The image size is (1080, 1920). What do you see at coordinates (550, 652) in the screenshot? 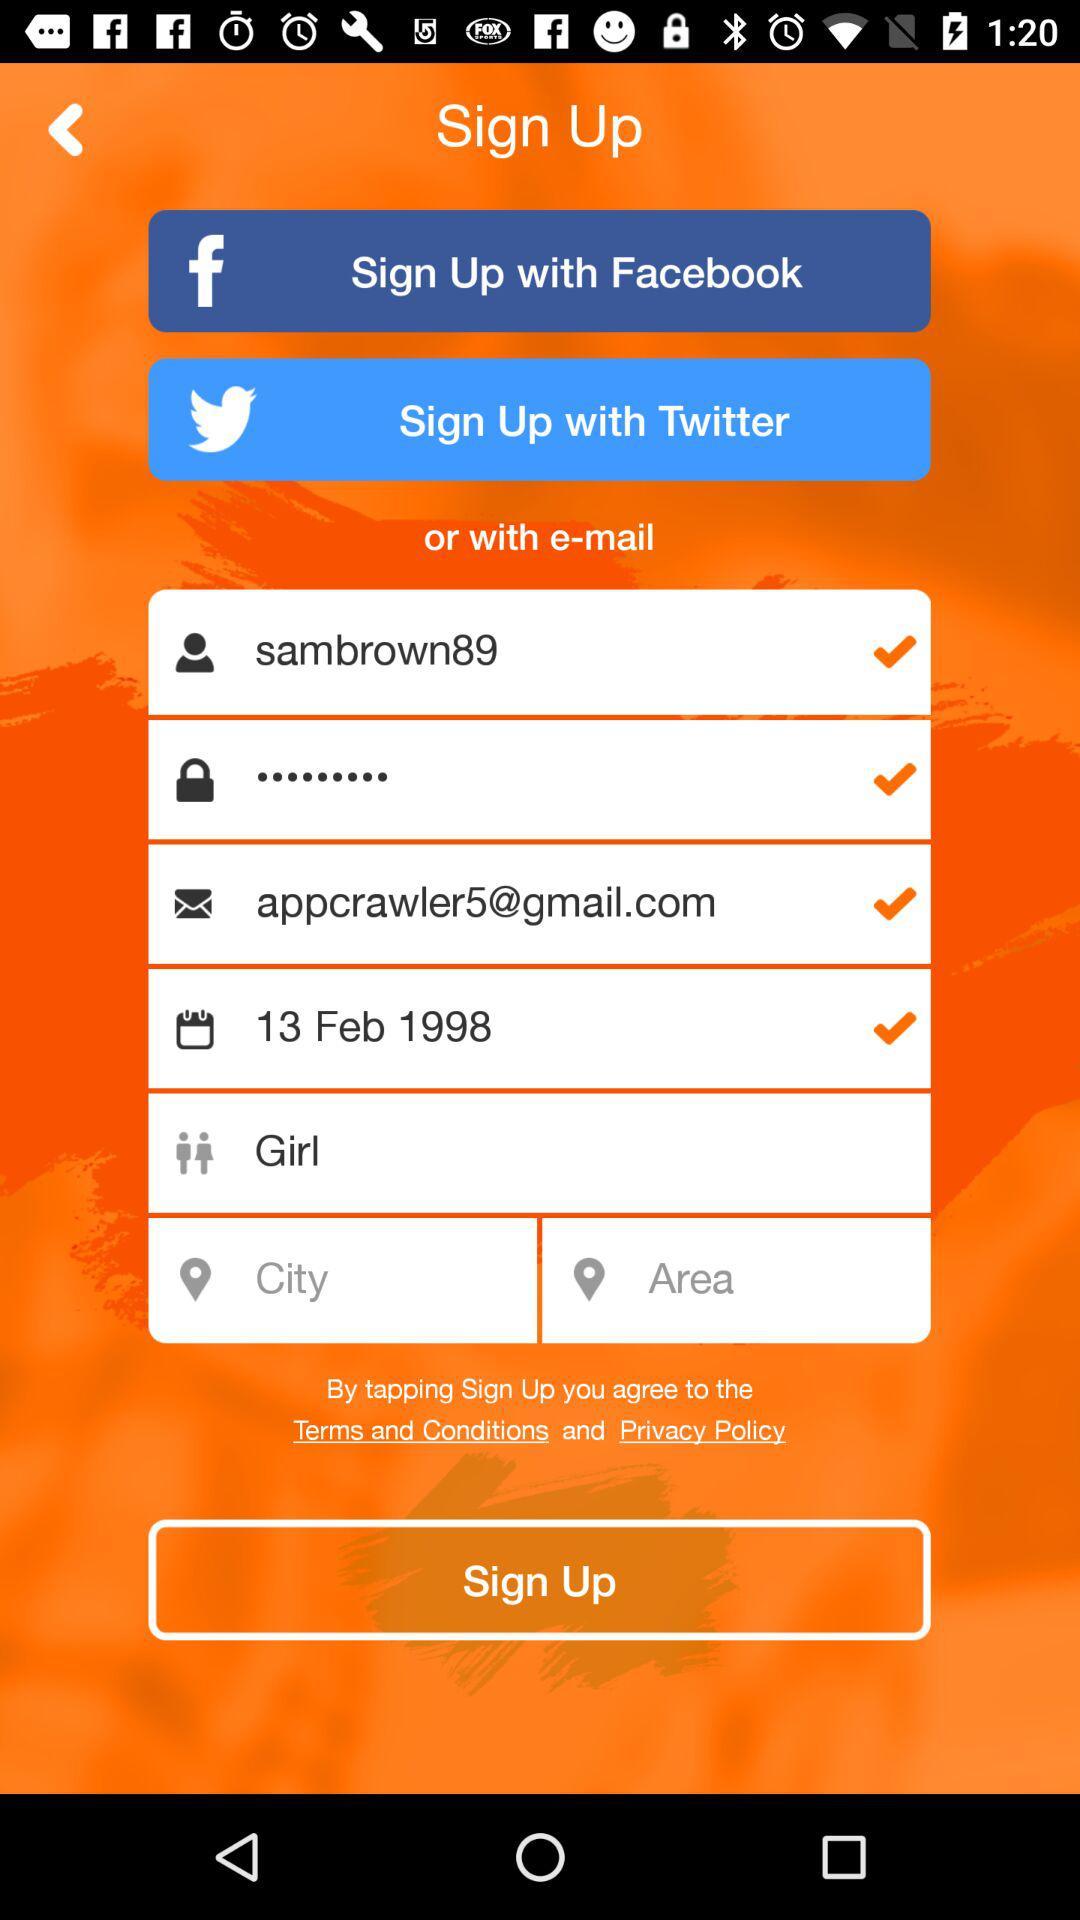
I see `sambrown89 item` at bounding box center [550, 652].